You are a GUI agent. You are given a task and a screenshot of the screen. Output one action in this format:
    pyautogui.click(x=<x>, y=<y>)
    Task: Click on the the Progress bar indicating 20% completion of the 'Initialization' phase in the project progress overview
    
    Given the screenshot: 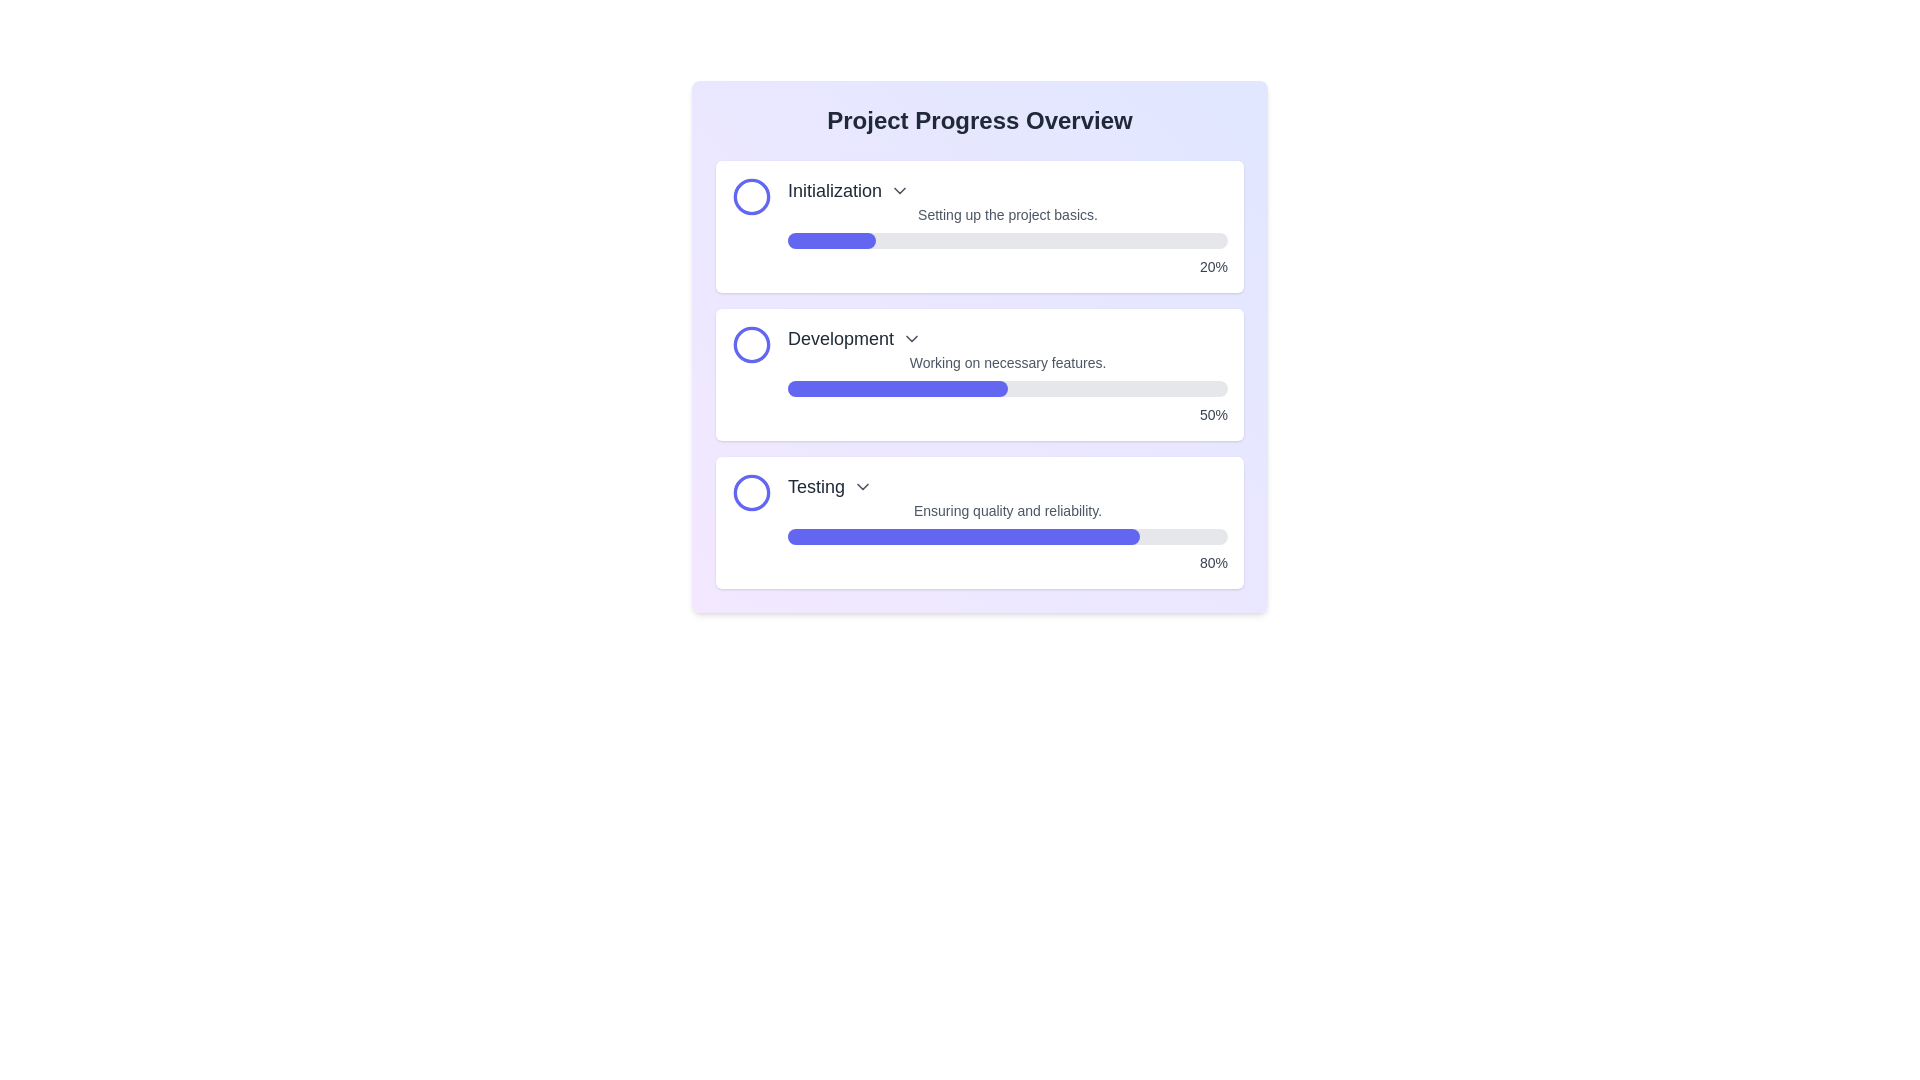 What is the action you would take?
    pyautogui.click(x=831, y=239)
    